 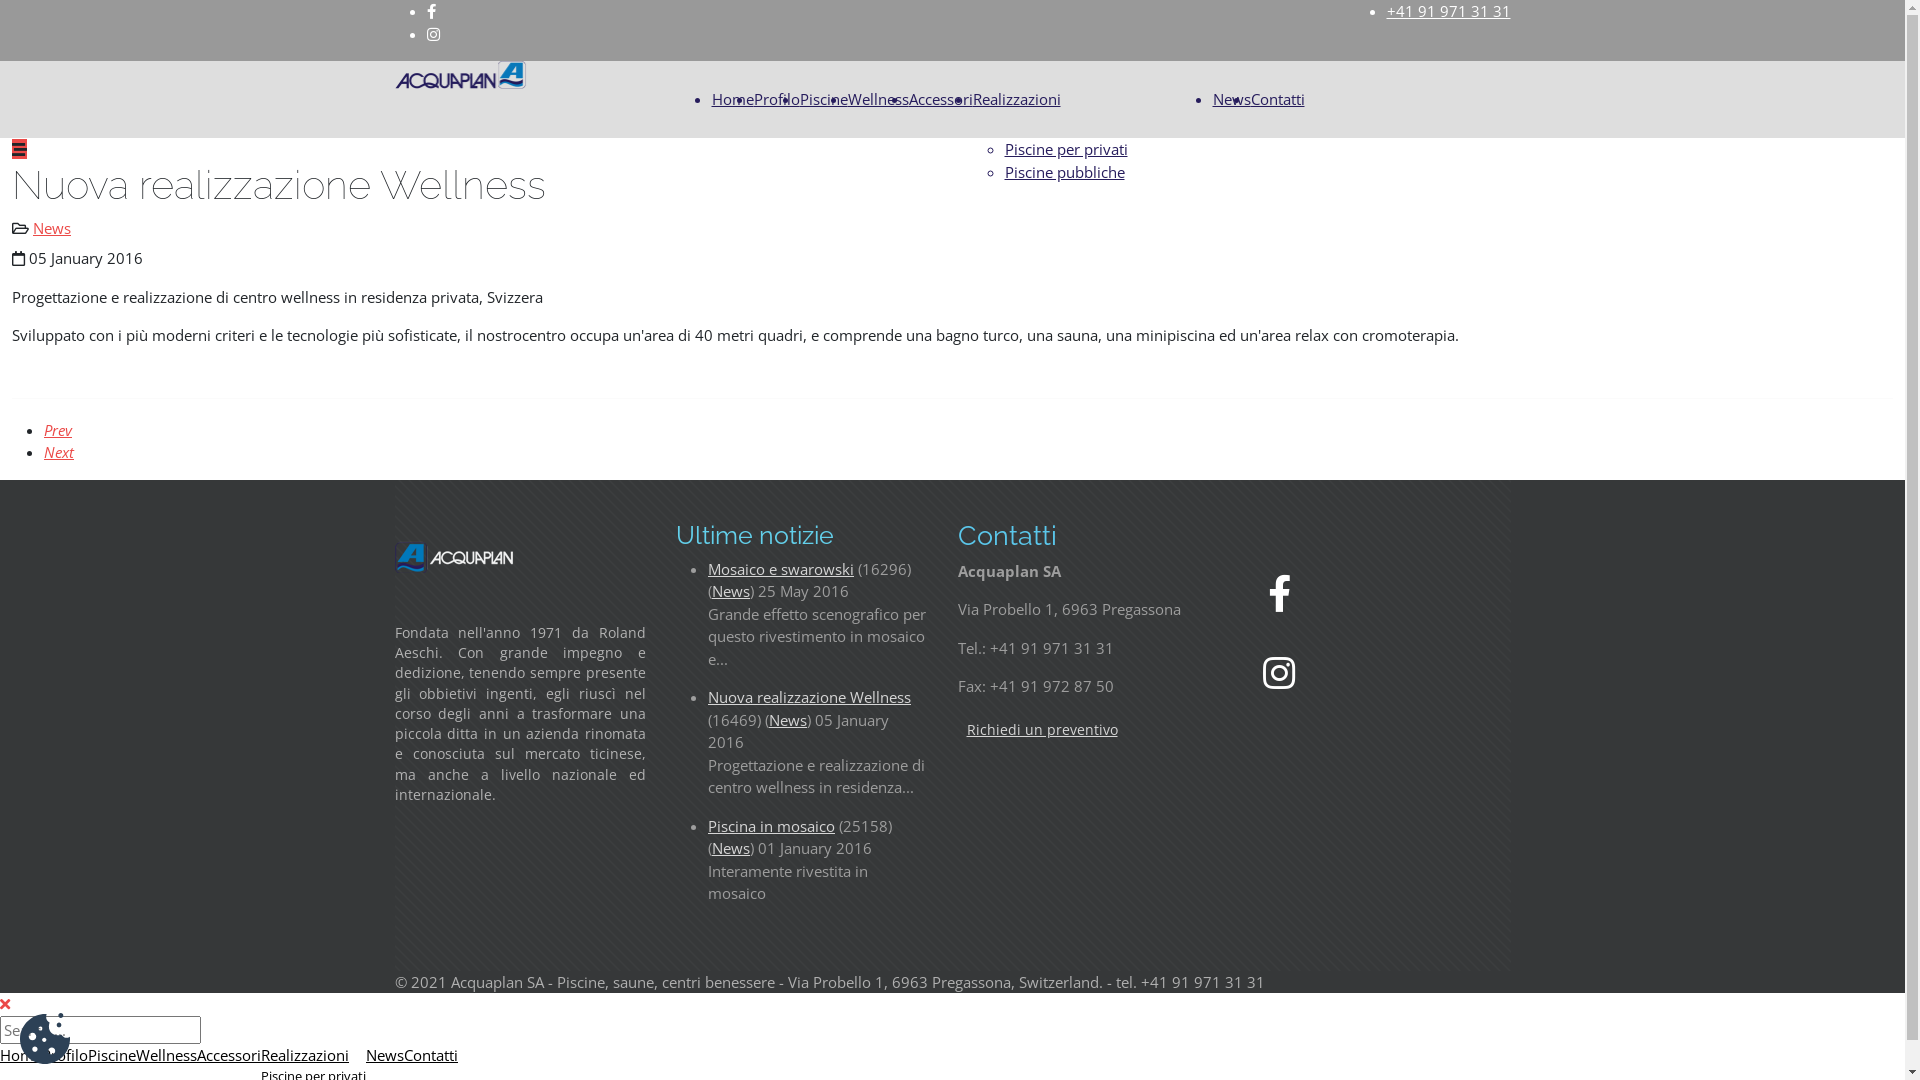 What do you see at coordinates (957, 729) in the screenshot?
I see `'Richiedi un preventivo'` at bounding box center [957, 729].